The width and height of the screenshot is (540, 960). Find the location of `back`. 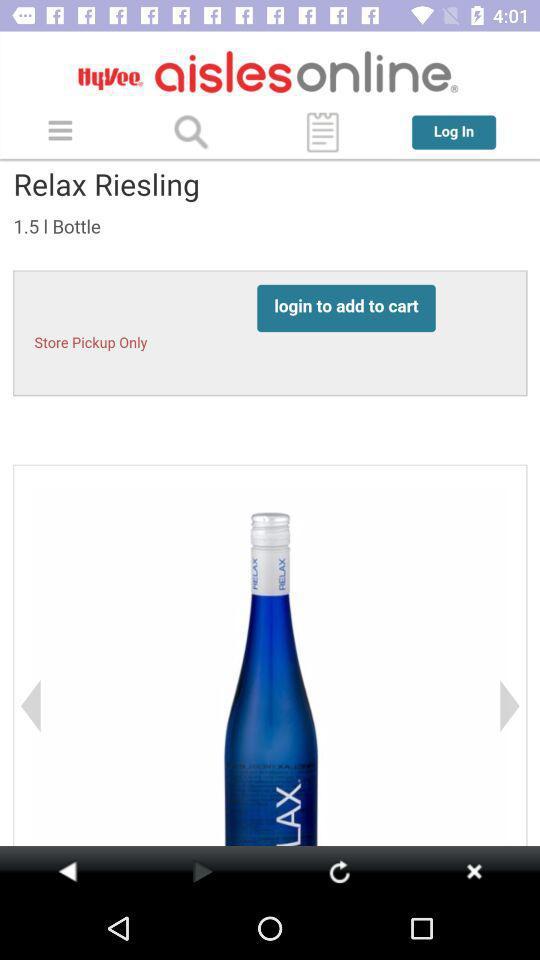

back is located at coordinates (67, 870).